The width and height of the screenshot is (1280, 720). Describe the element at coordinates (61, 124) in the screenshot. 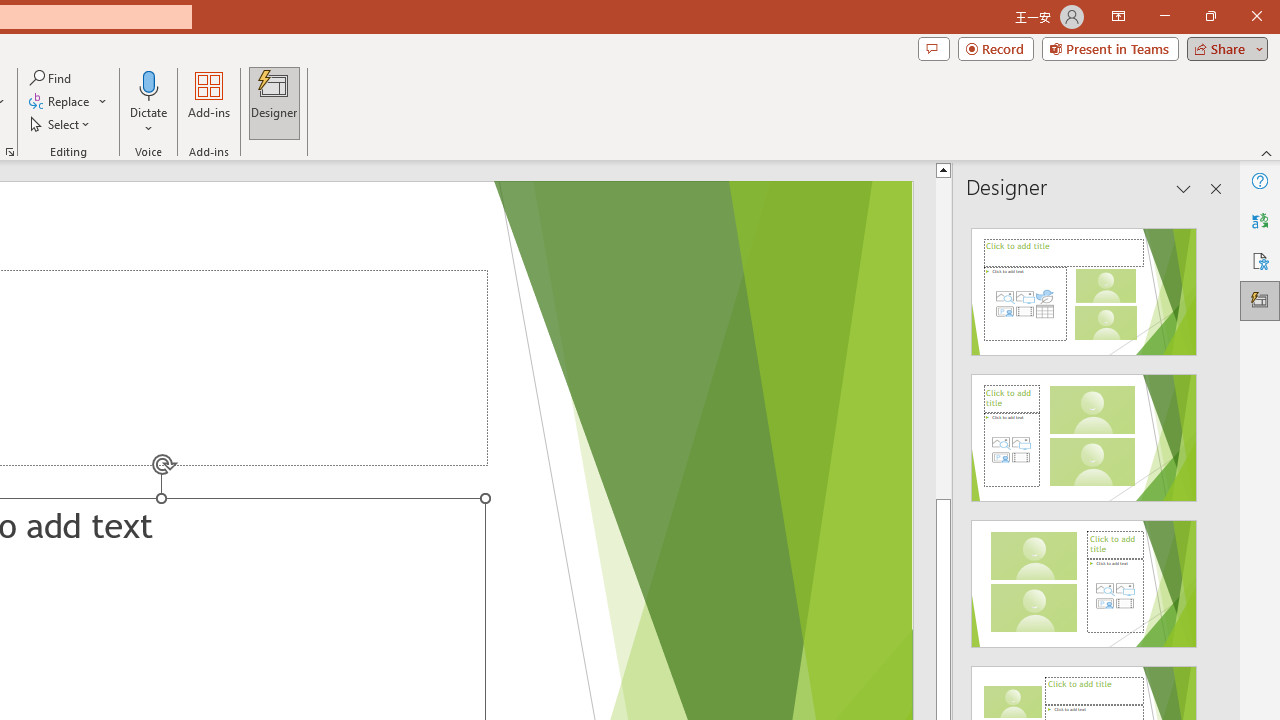

I see `'Select'` at that location.